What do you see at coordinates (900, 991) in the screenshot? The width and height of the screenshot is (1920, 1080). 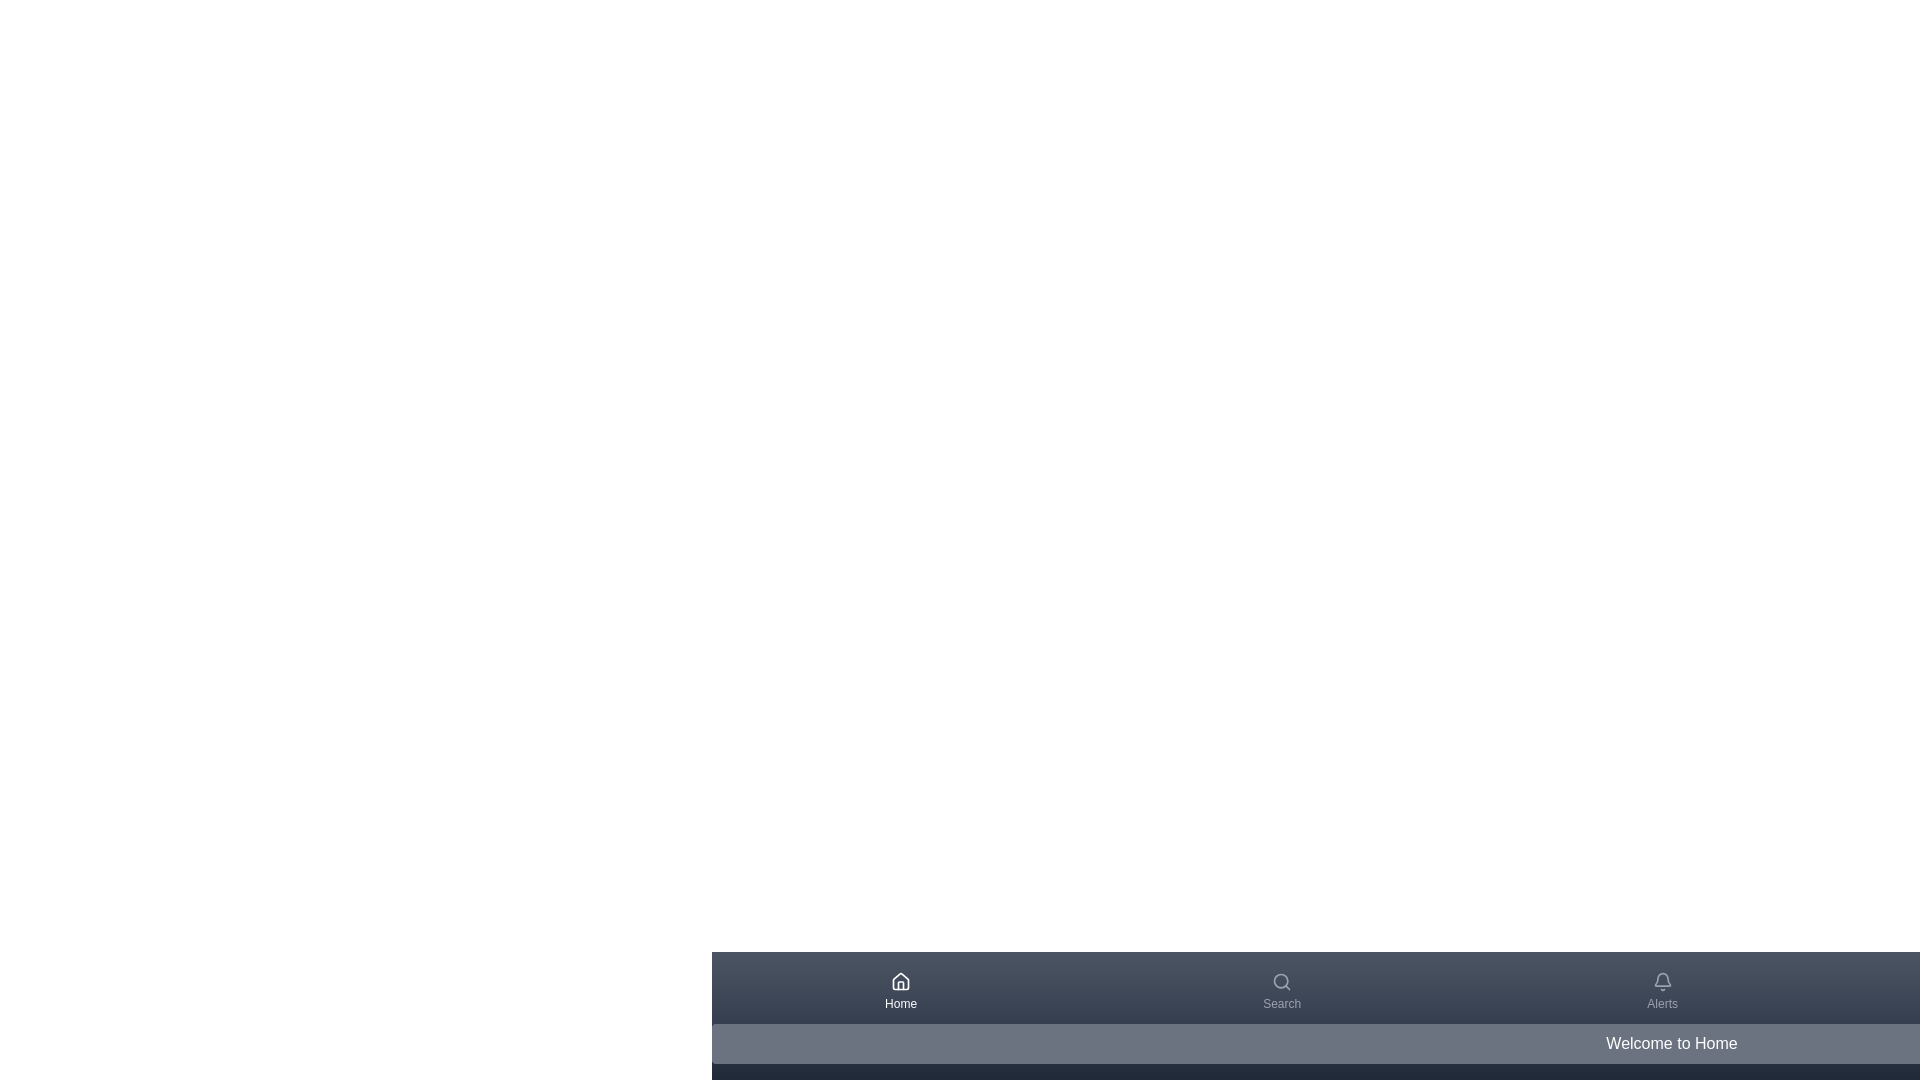 I see `the Home tab to navigate to its section` at bounding box center [900, 991].